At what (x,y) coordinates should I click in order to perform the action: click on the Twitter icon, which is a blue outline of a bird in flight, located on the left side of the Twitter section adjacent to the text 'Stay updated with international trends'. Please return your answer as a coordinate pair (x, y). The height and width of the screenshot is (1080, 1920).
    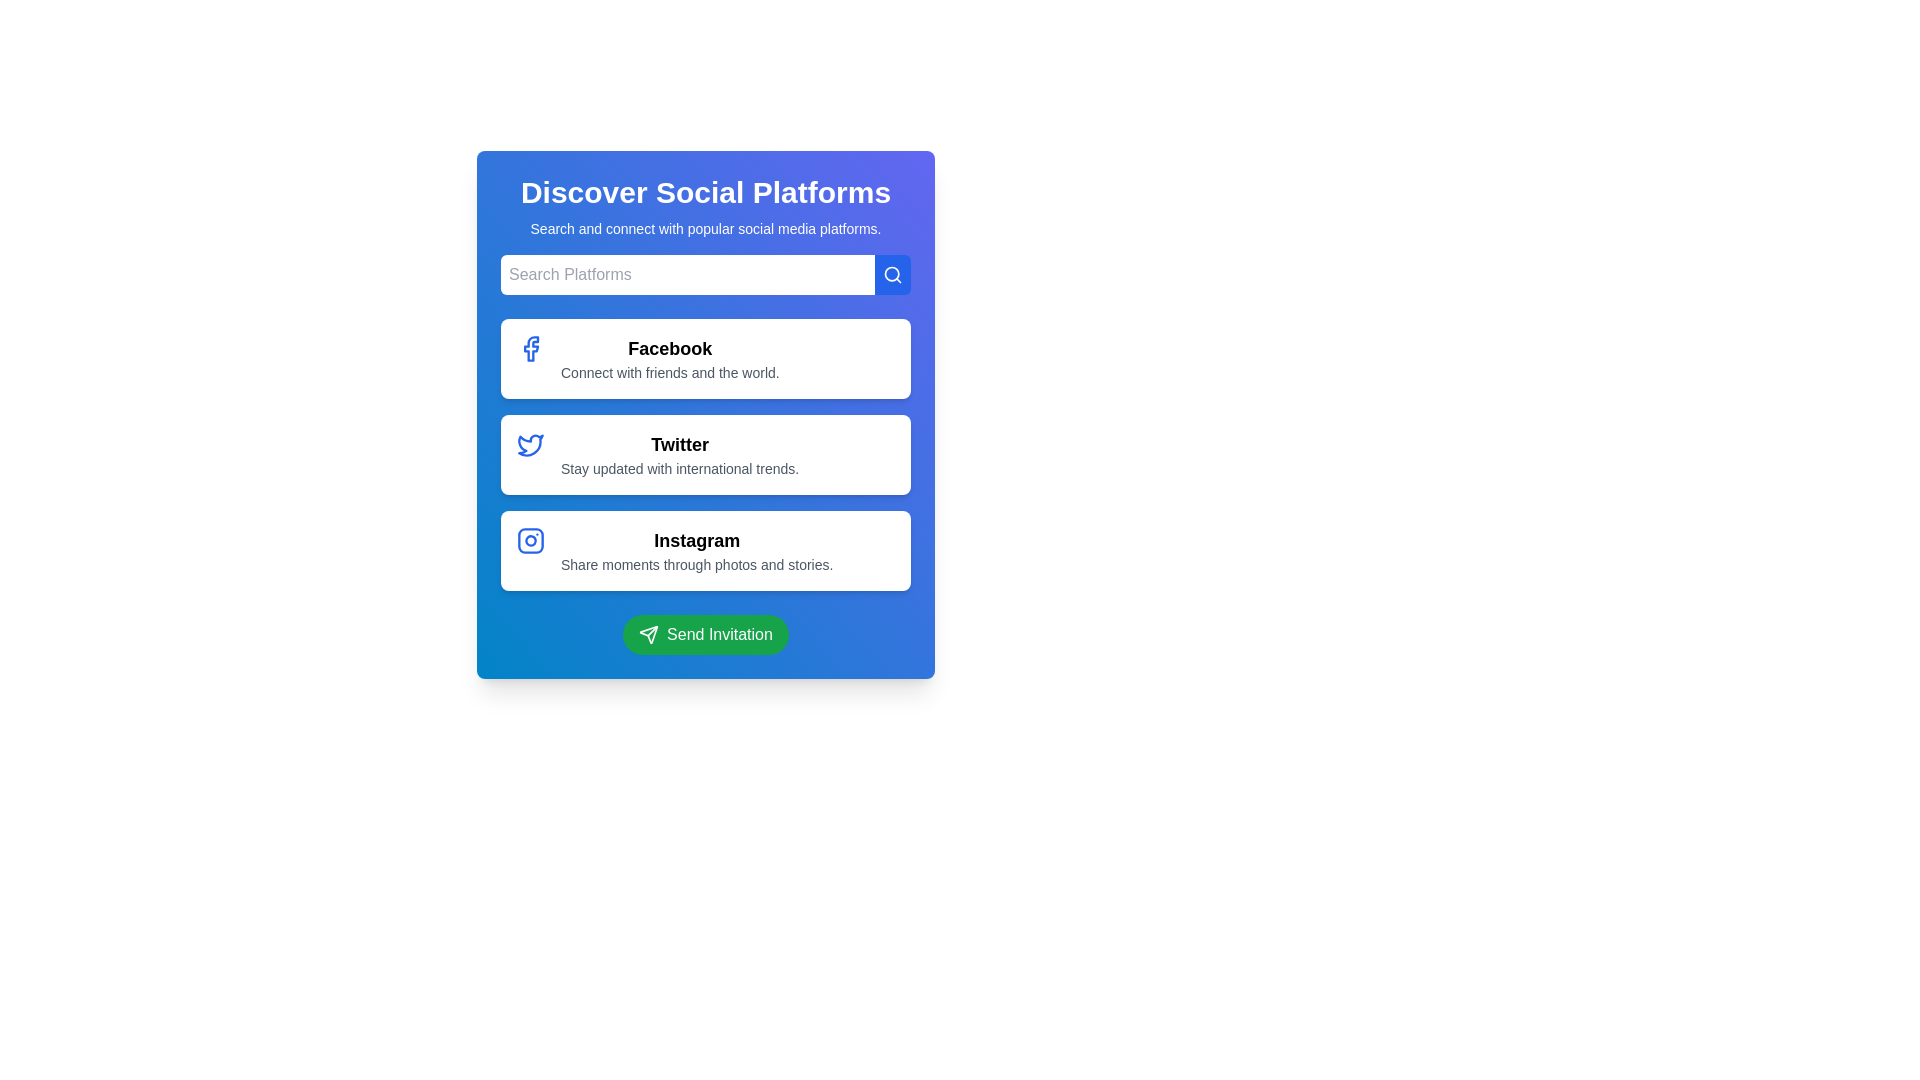
    Looking at the image, I should click on (531, 443).